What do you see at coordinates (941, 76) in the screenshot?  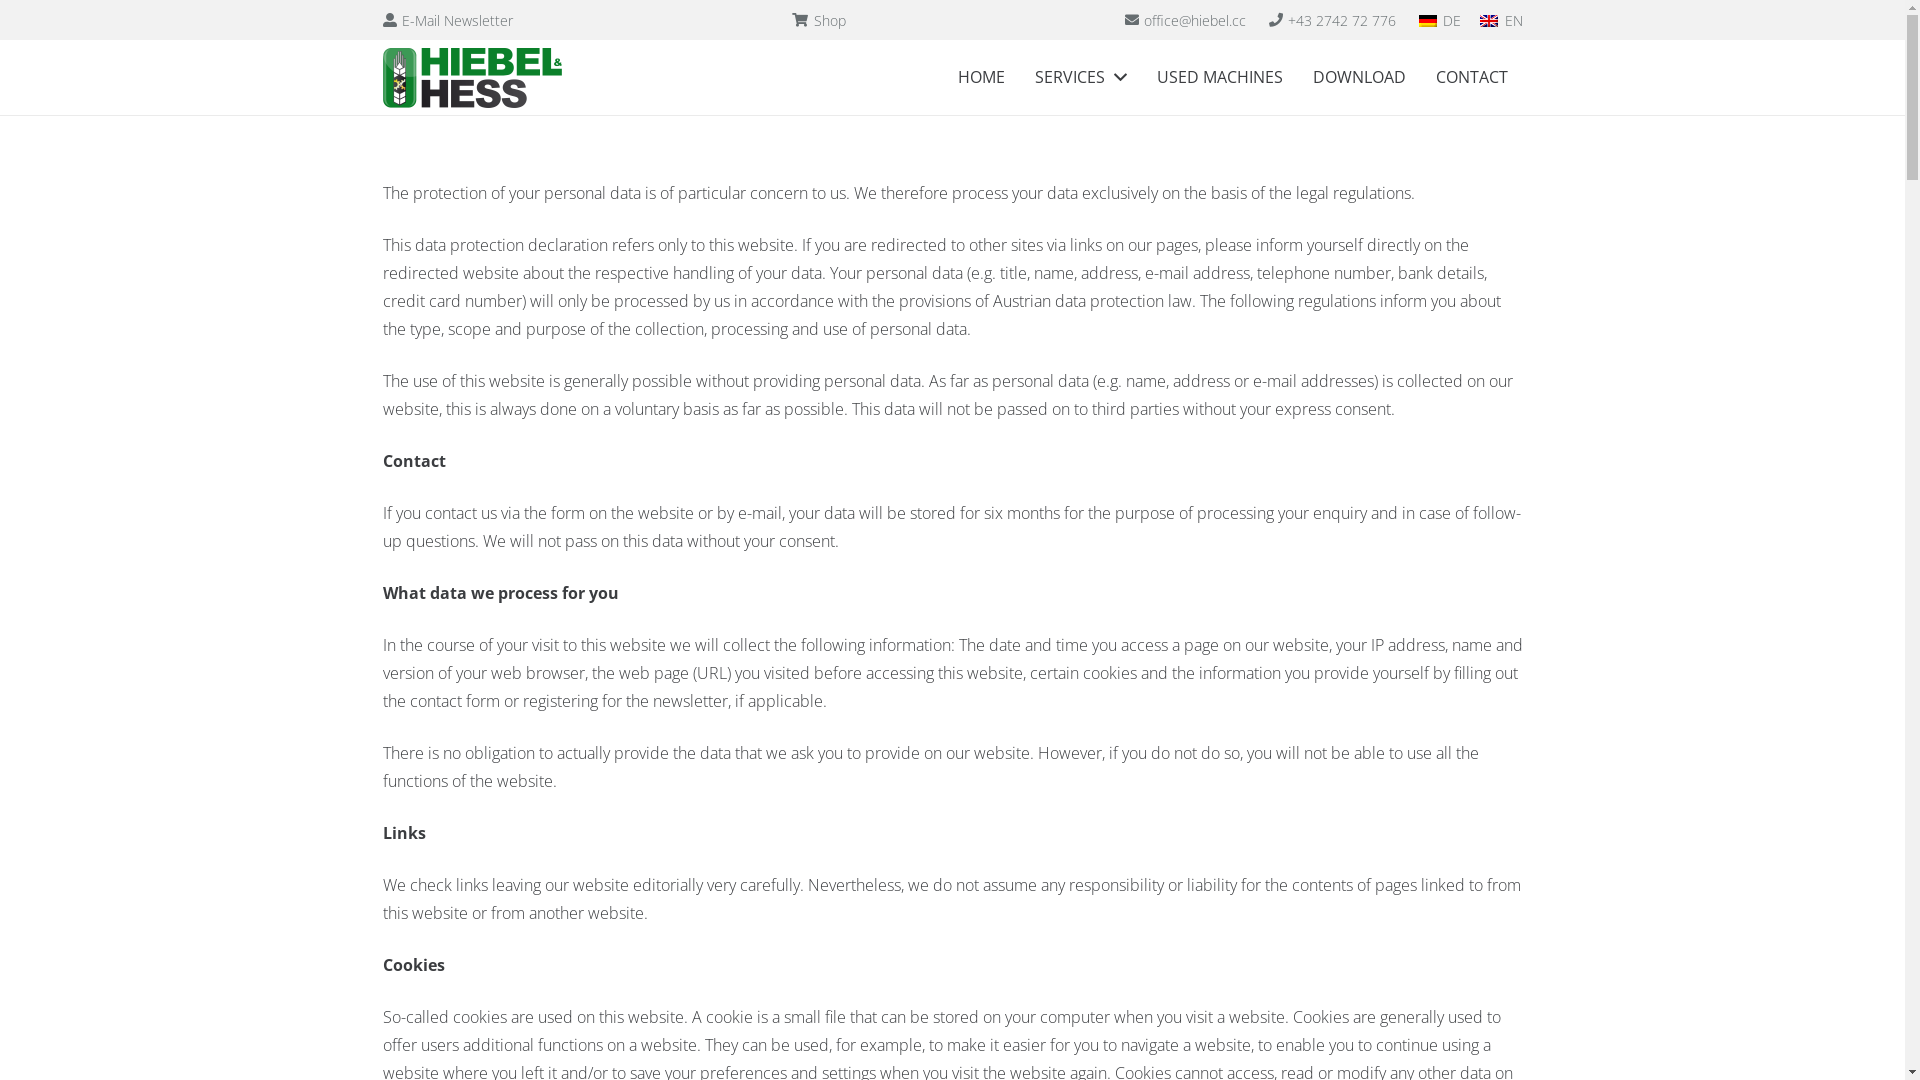 I see `'HOME'` at bounding box center [941, 76].